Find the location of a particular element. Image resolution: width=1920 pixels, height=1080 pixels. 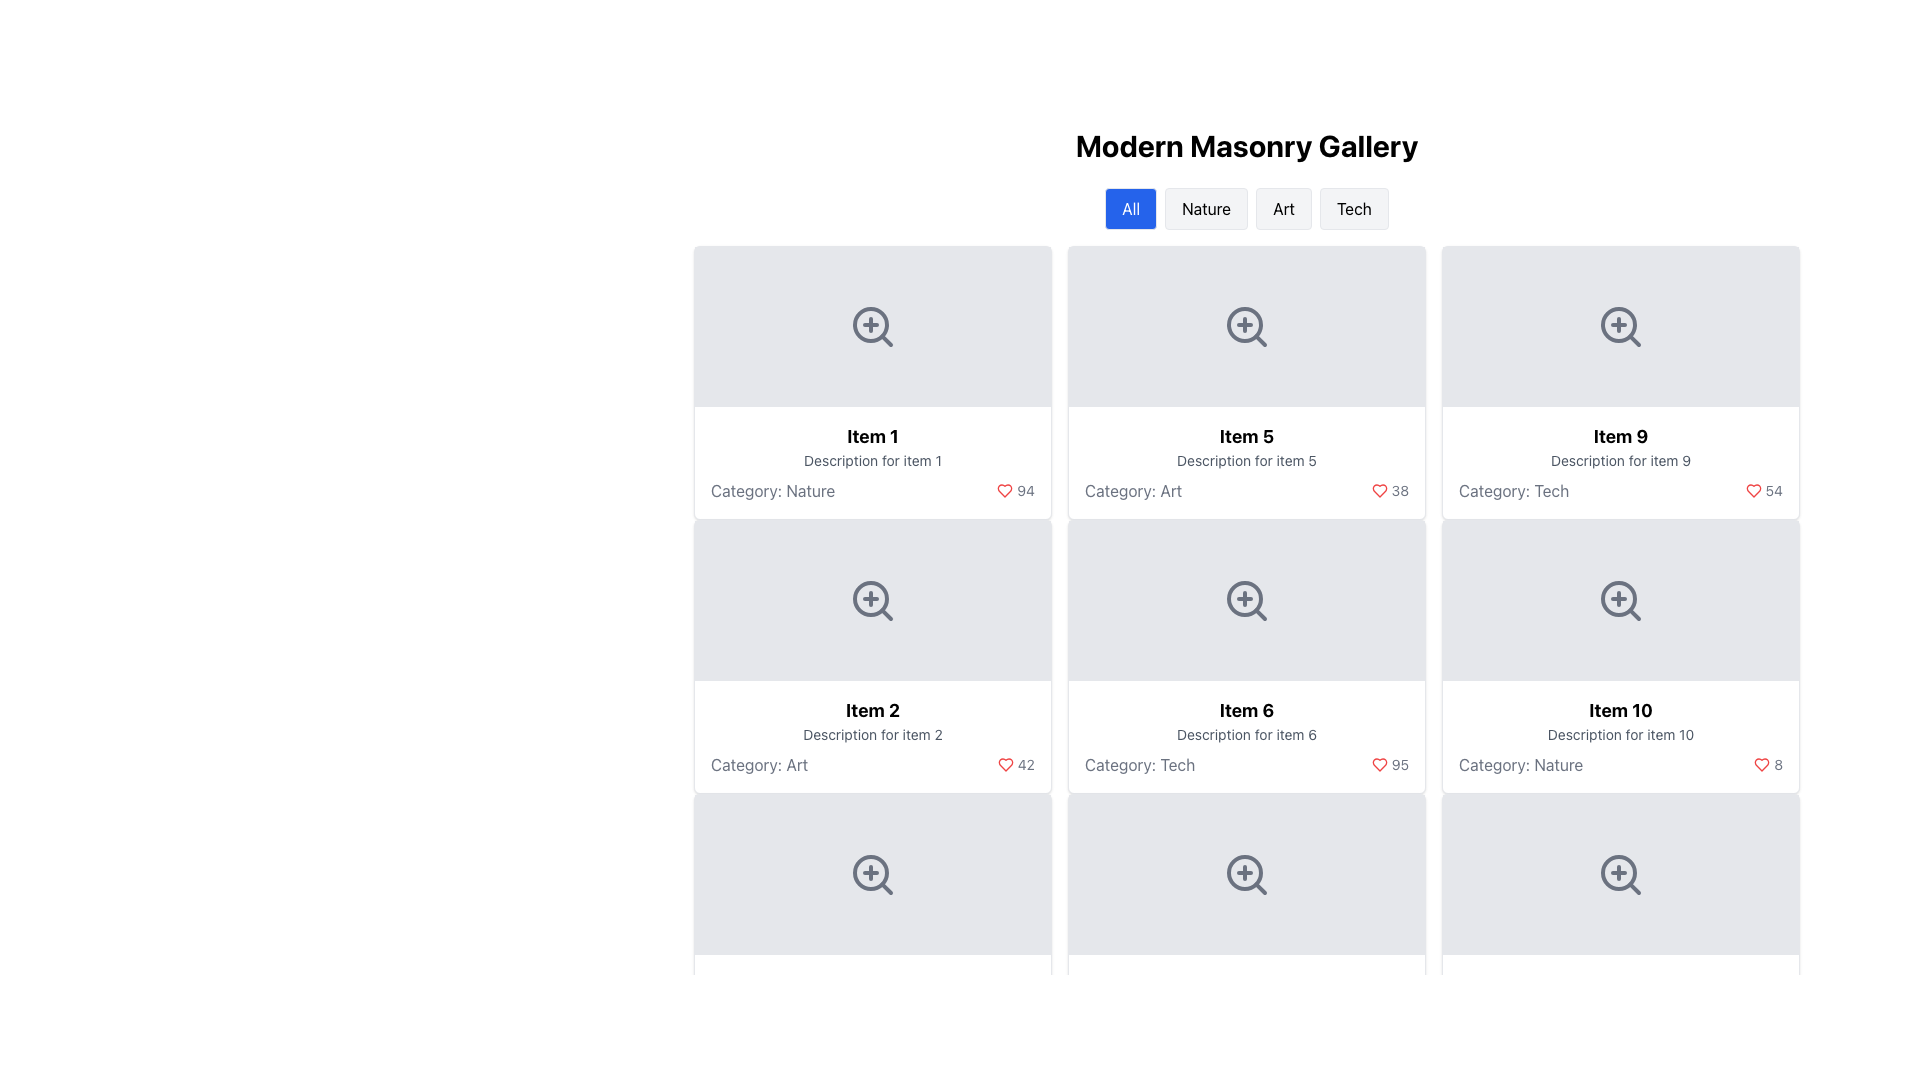

the red heart icon with the text '95' in gray, located in the lower-right corner of the card for 'Item 6' in the grid layout is located at coordinates (1389, 764).